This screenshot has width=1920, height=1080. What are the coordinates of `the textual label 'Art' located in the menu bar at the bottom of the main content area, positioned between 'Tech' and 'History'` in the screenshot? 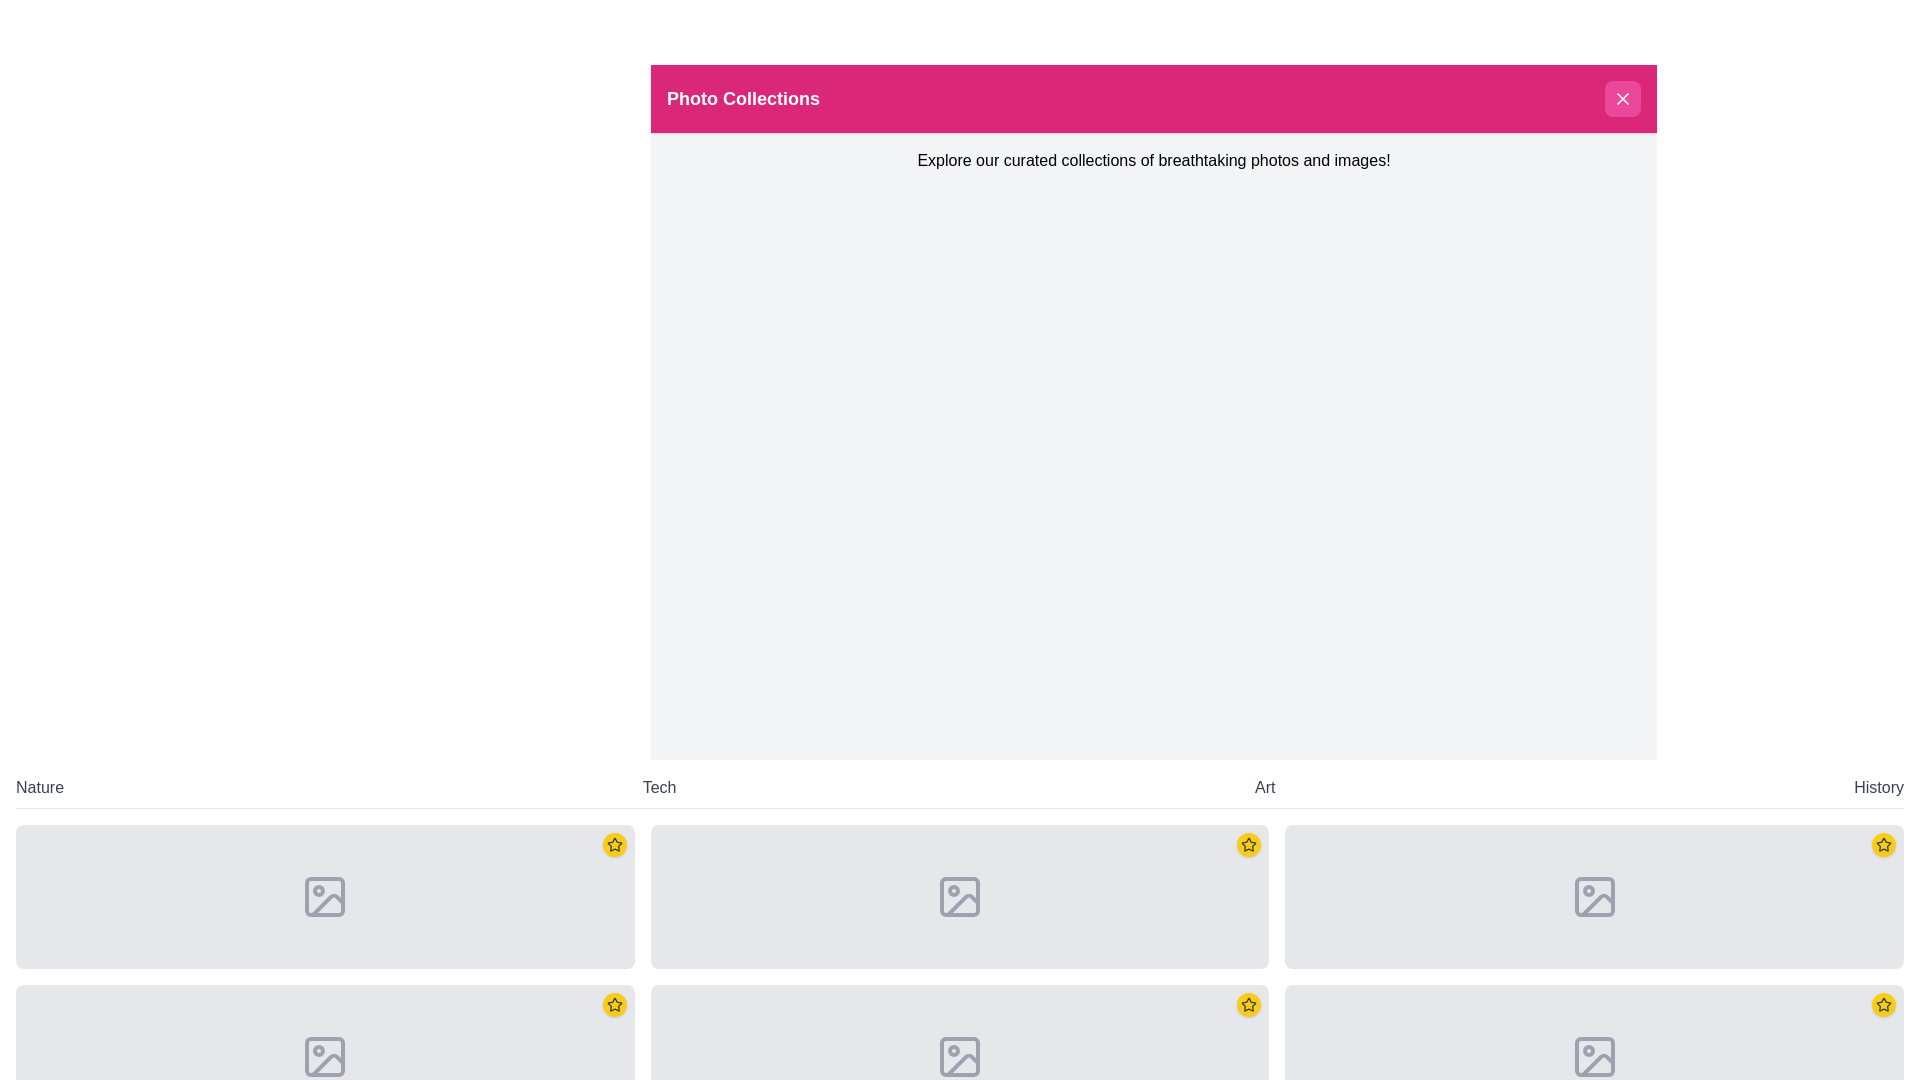 It's located at (1264, 786).